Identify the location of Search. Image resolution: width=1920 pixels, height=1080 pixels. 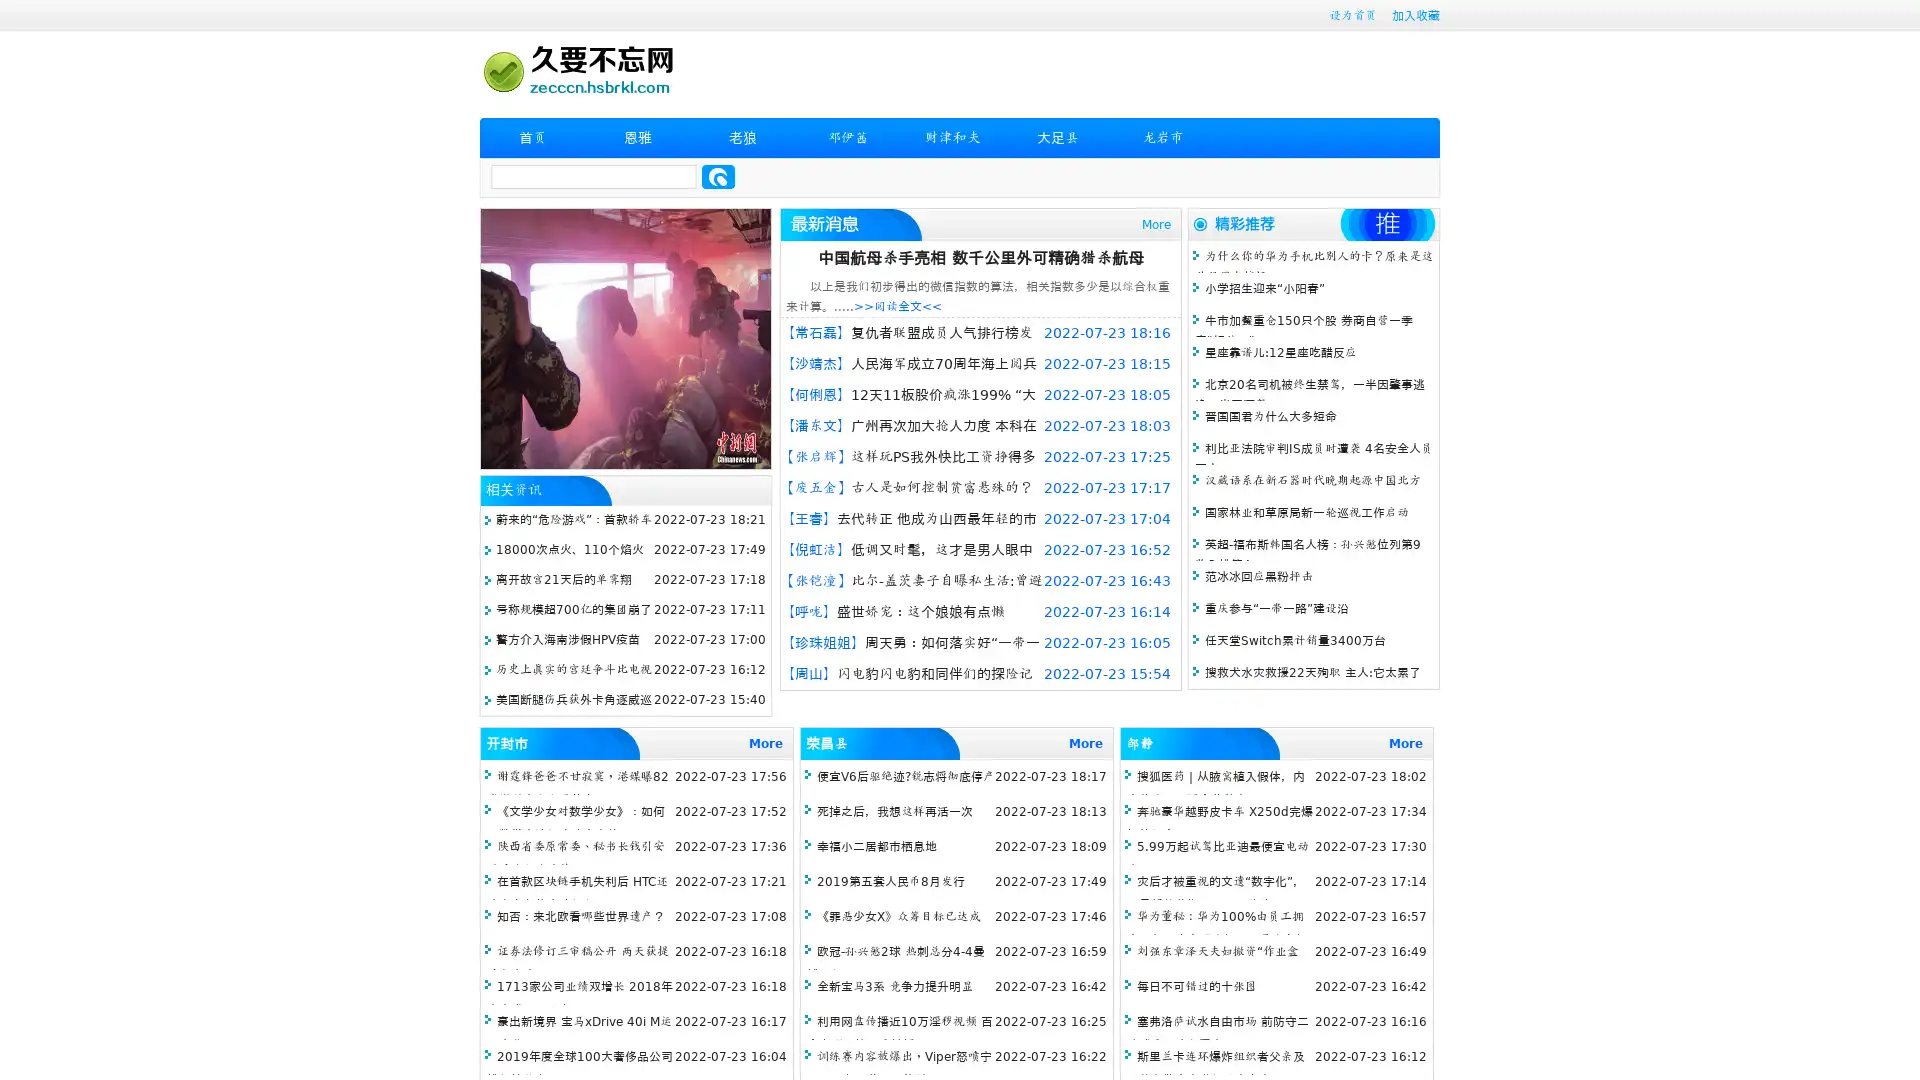
(718, 176).